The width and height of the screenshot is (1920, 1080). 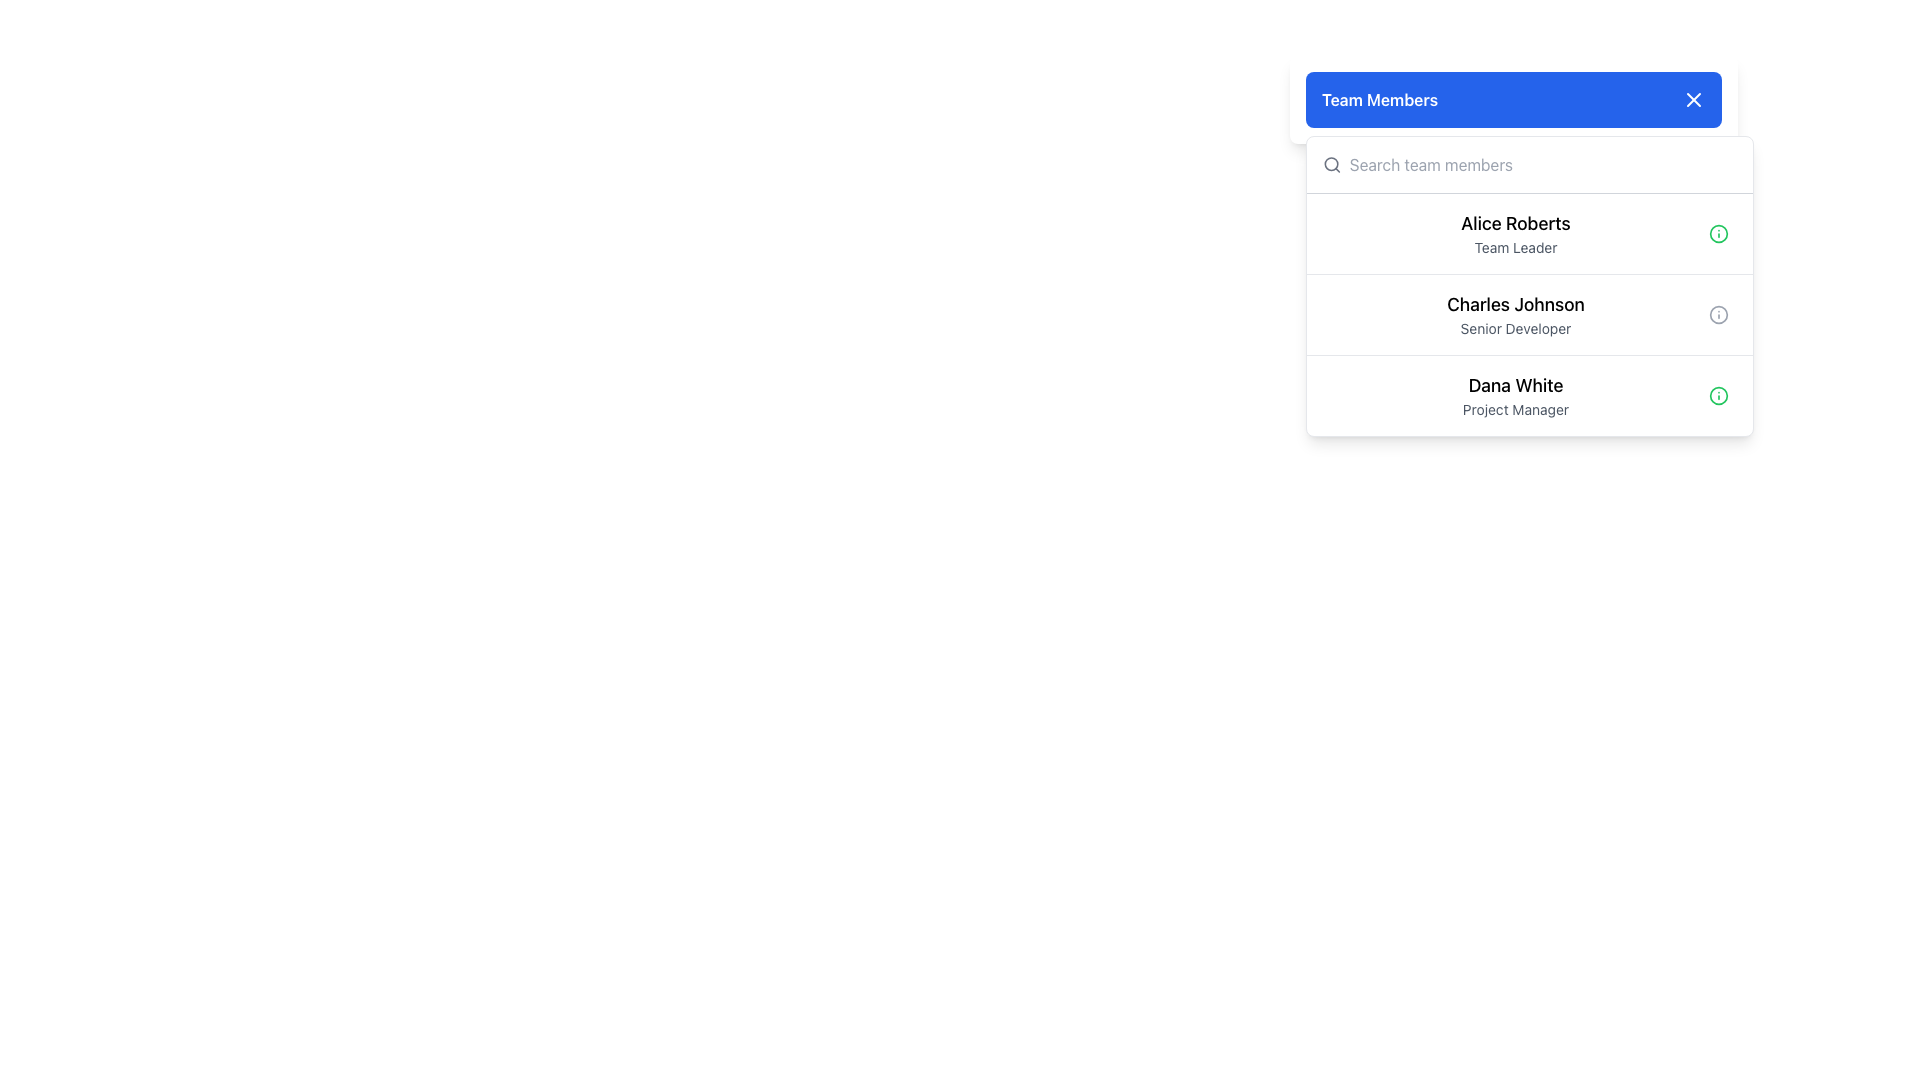 I want to click on the search icon located to the left of the input field in the 'Search team members' bar, which serves as a visual indicator for search functionality, so click(x=1332, y=164).